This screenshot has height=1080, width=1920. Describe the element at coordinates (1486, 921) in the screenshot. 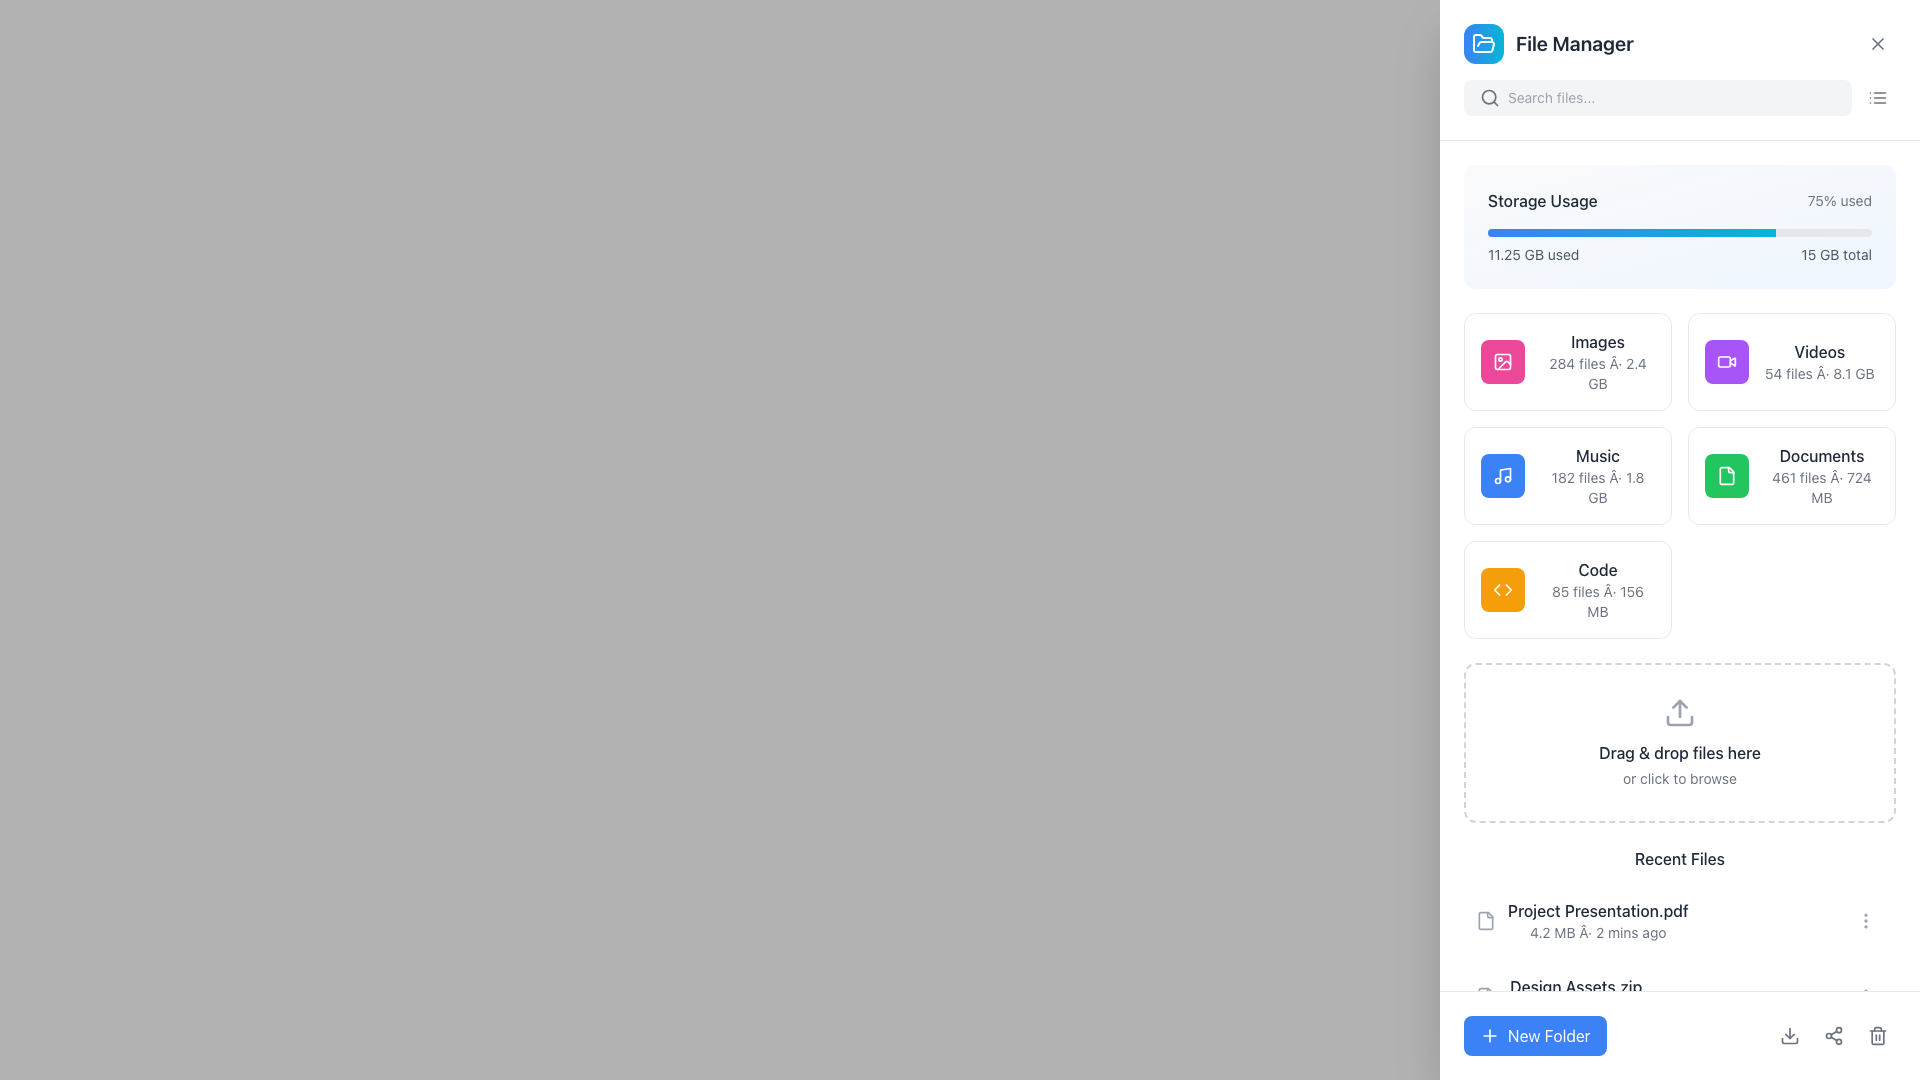

I see `the file icon representing 'Project Presentation.pdf', which is a gray document icon with a folded corner located in the 'Recent Files' section` at that location.